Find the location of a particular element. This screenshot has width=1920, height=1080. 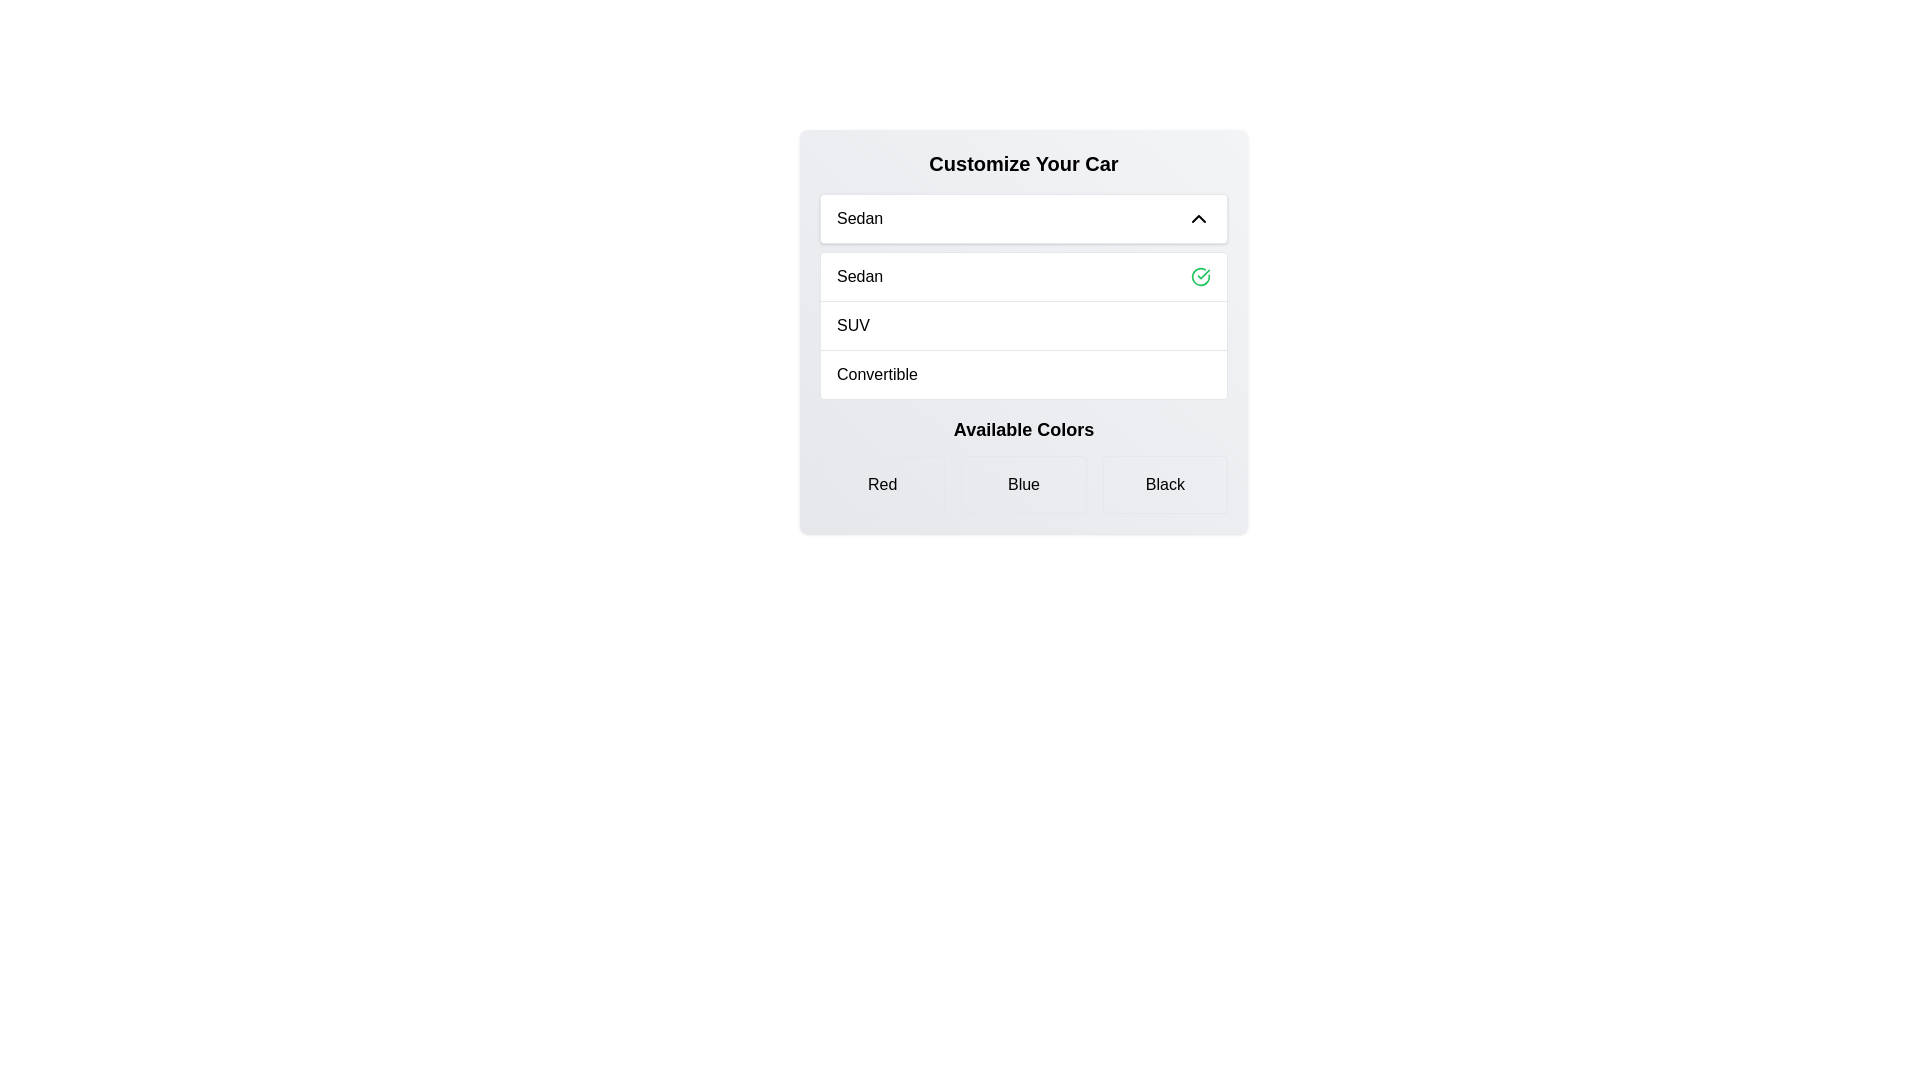

the selectable list item labeled 'Sedan' is located at coordinates (1023, 277).